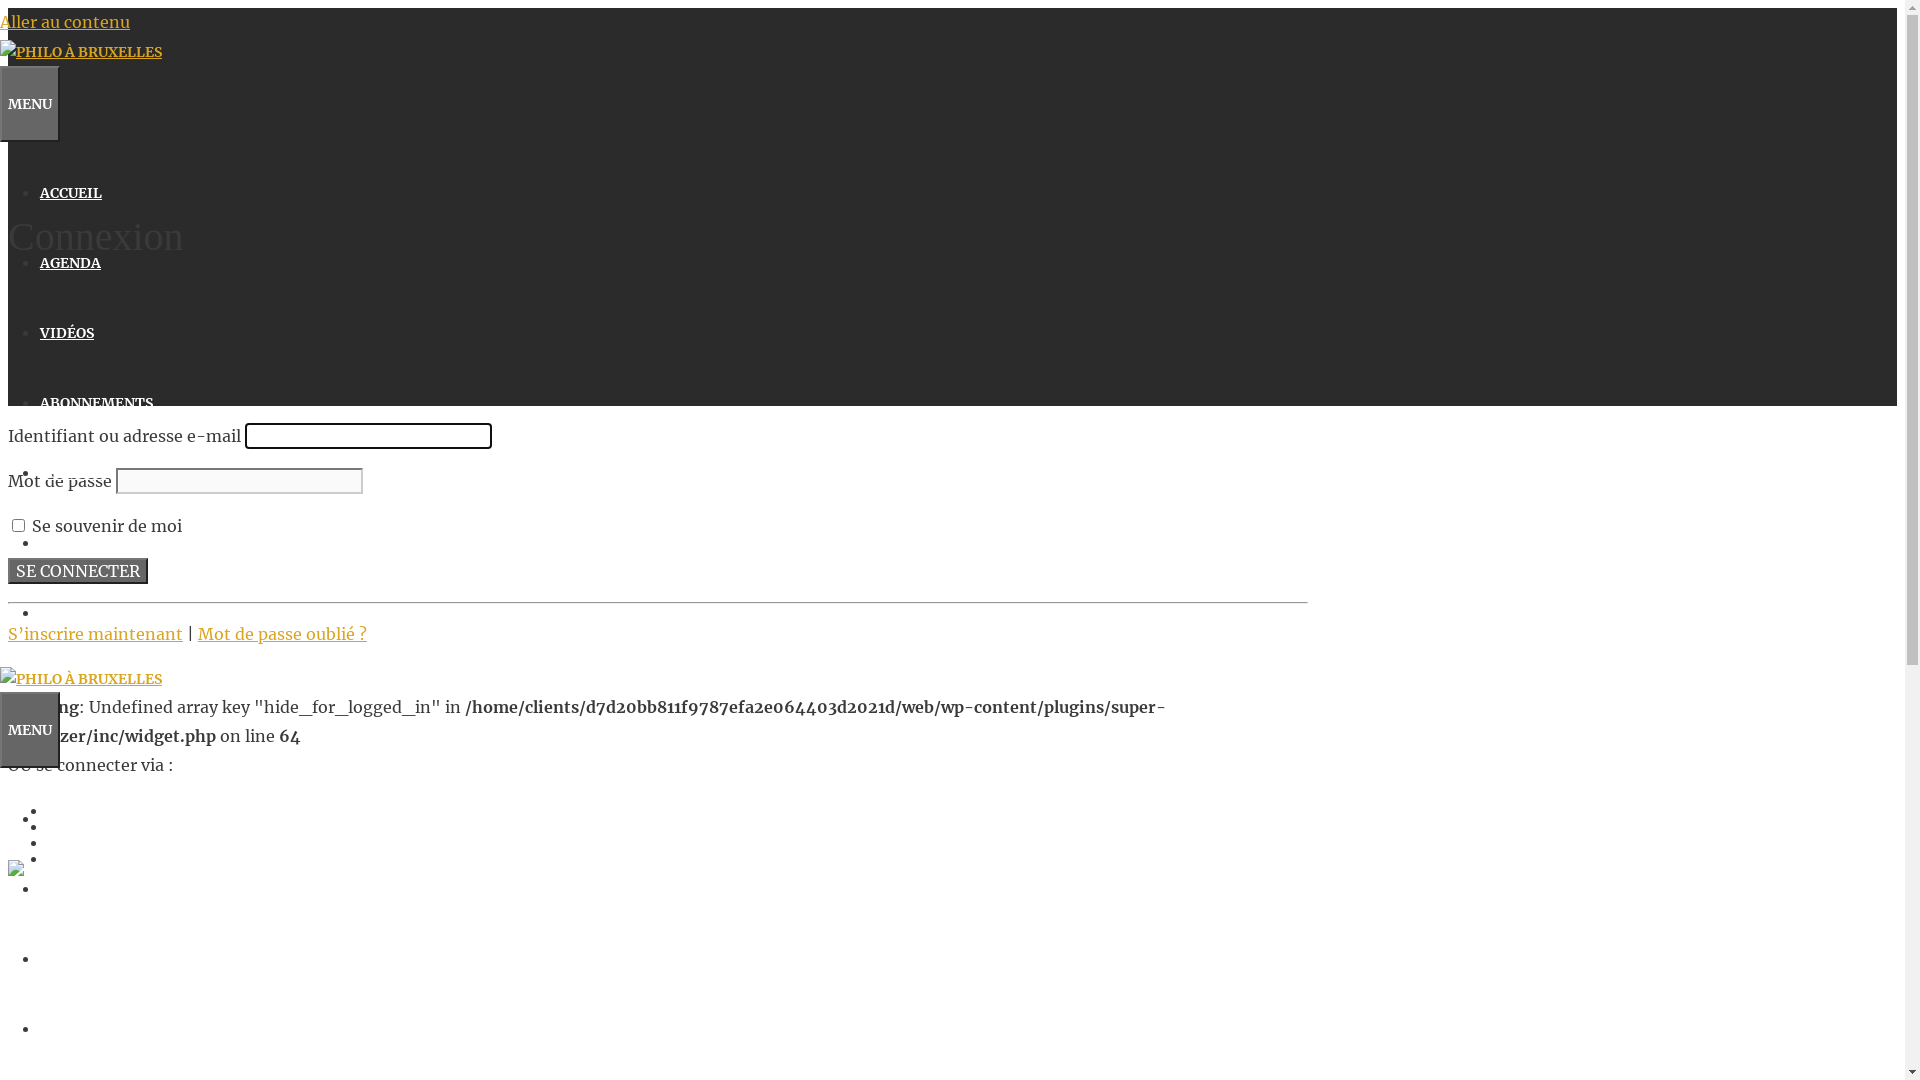 The width and height of the screenshot is (1920, 1080). I want to click on 'ACCUEIL', so click(39, 818).